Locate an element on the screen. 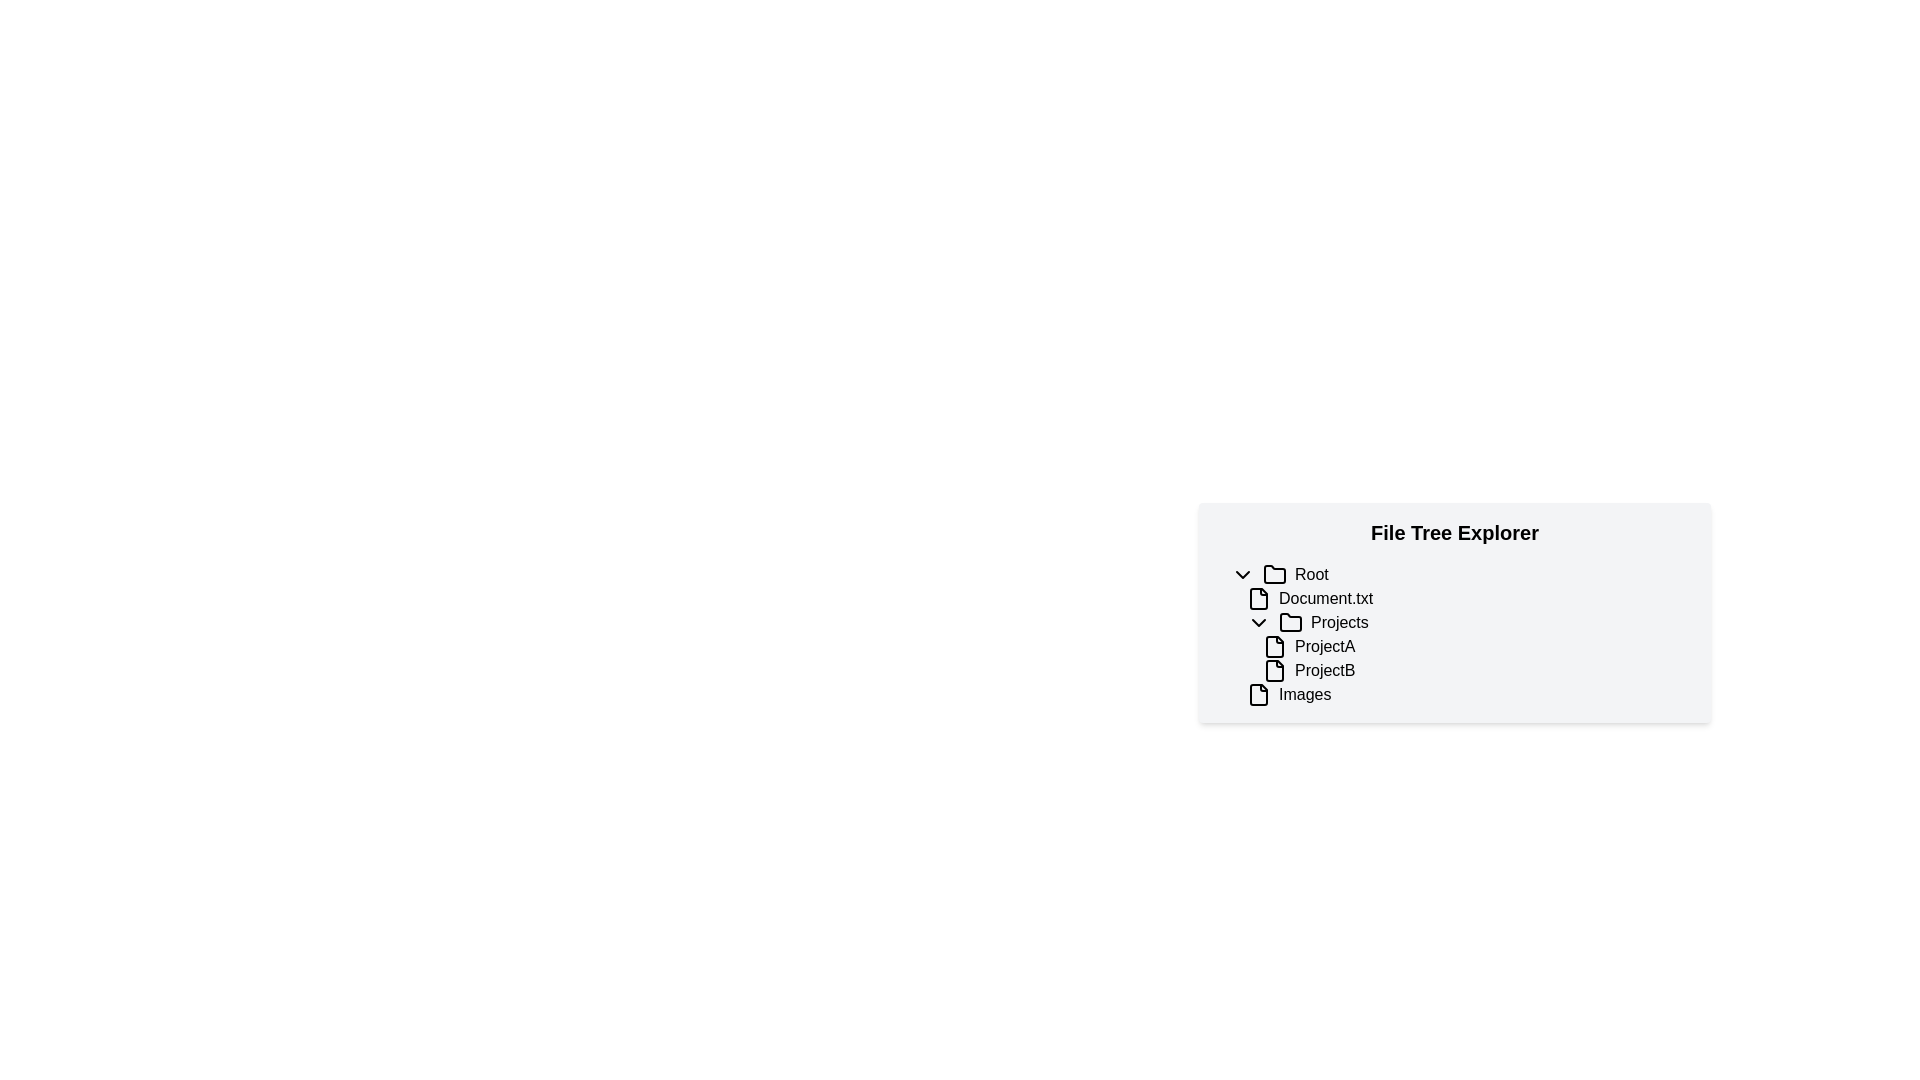 This screenshot has height=1080, width=1920. the document icon, which is a stylized sheet of paper with a folded upper right corner, located within the 'ProjectB' sub-item of the project's file tree is located at coordinates (1274, 671).